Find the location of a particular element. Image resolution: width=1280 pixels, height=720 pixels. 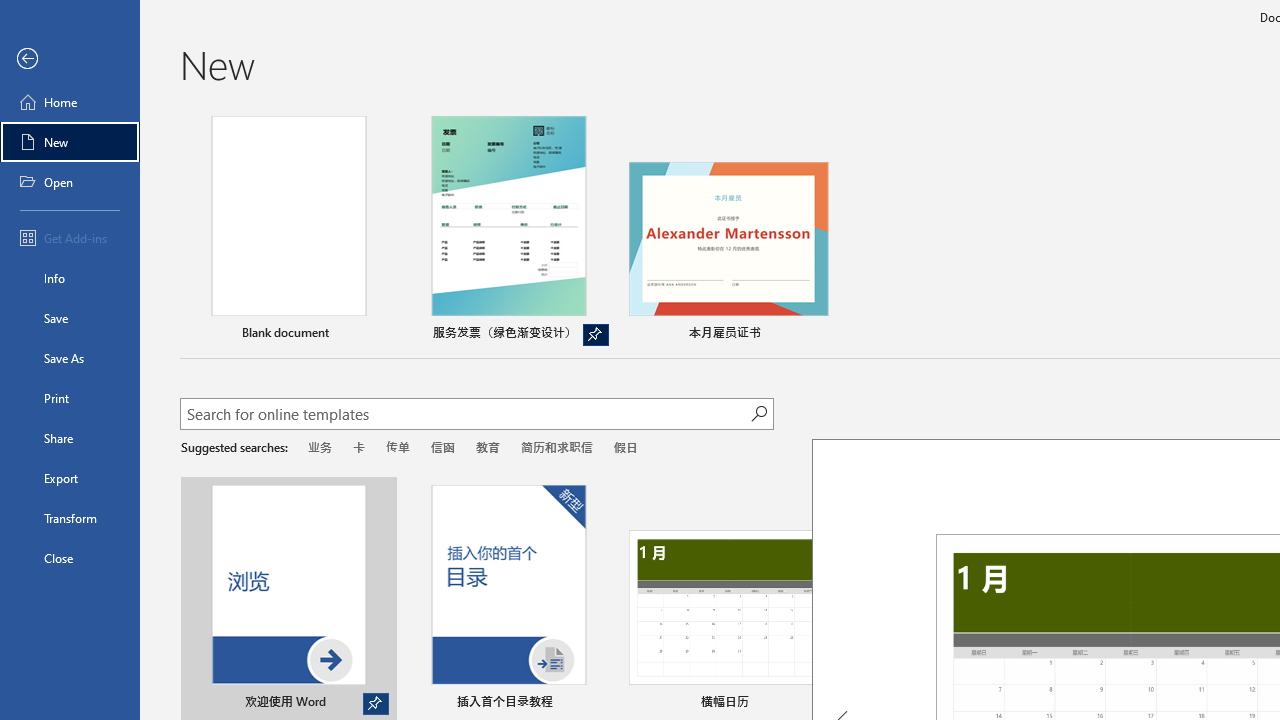

'Info' is located at coordinates (69, 277).